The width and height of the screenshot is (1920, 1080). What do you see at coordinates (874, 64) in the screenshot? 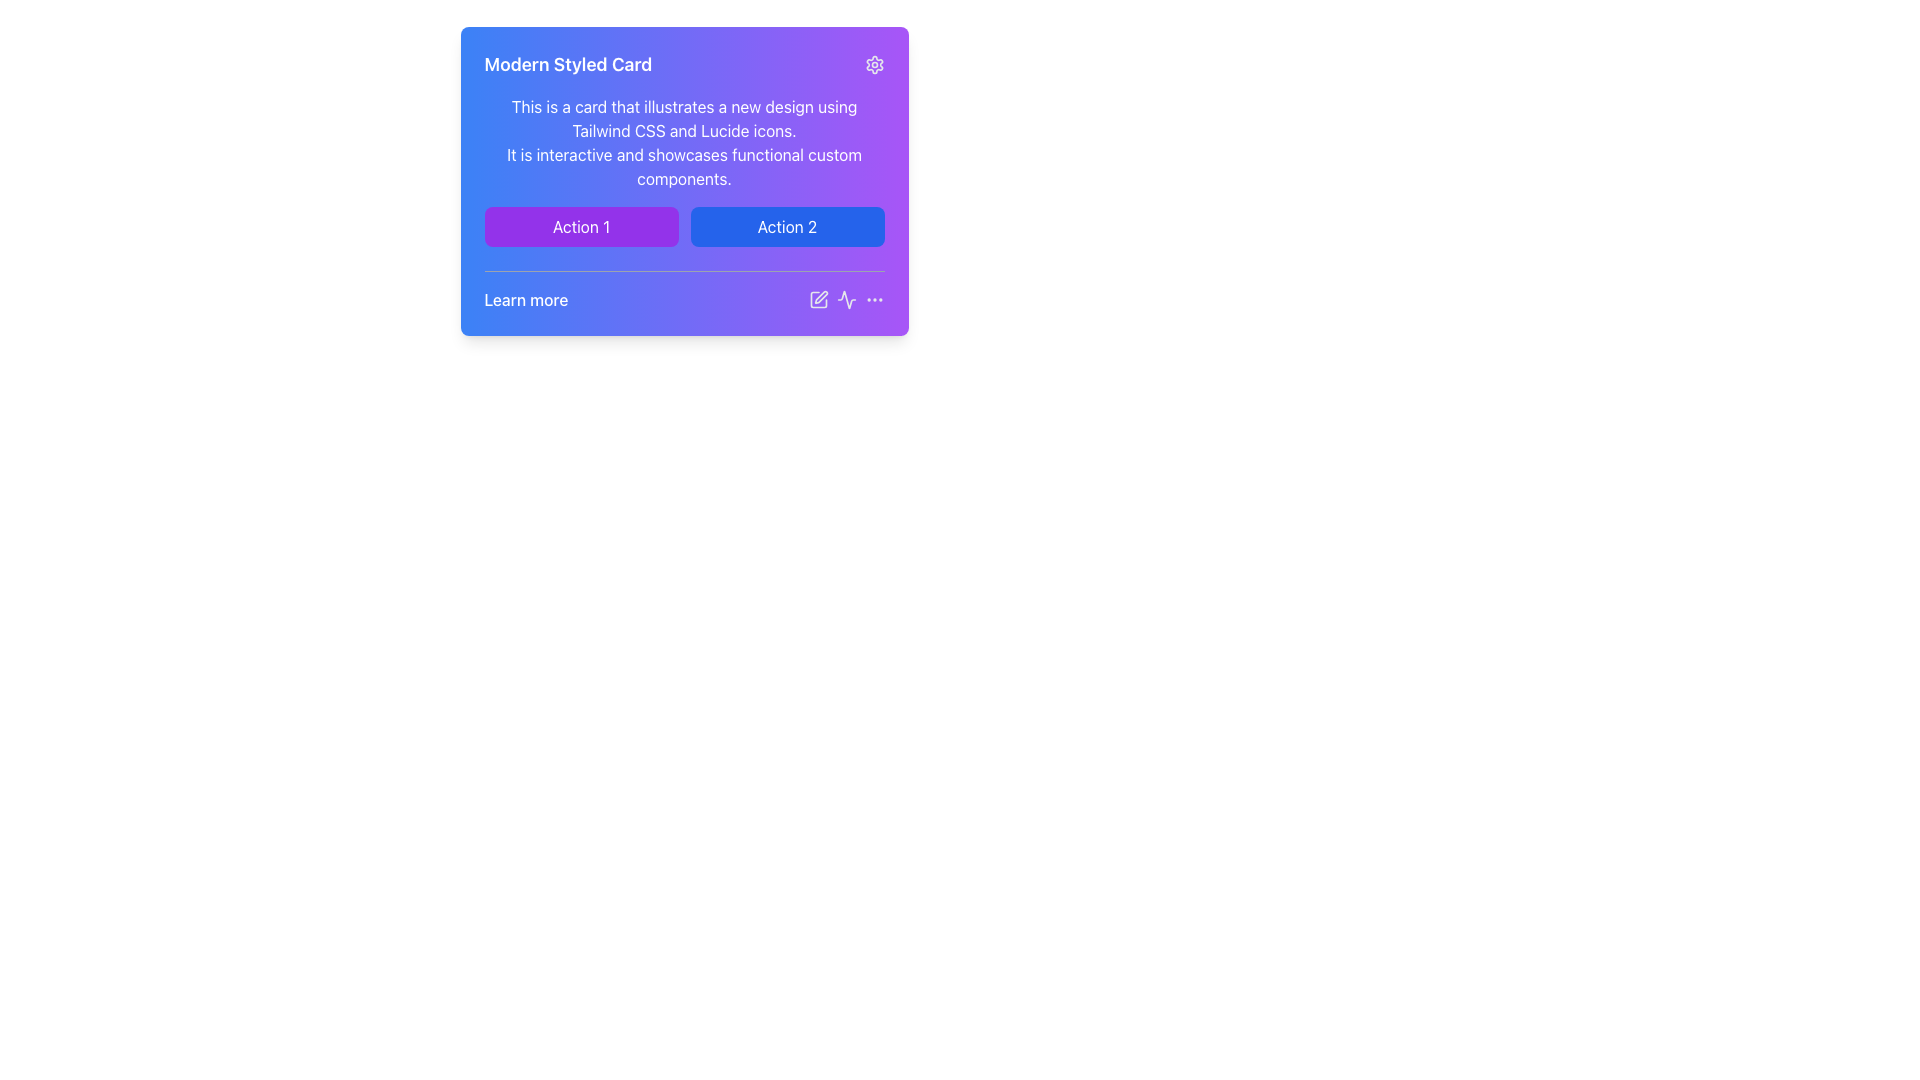
I see `the gear-shaped icon button located at the top-right corner of the card component for accessibility purposes` at bounding box center [874, 64].